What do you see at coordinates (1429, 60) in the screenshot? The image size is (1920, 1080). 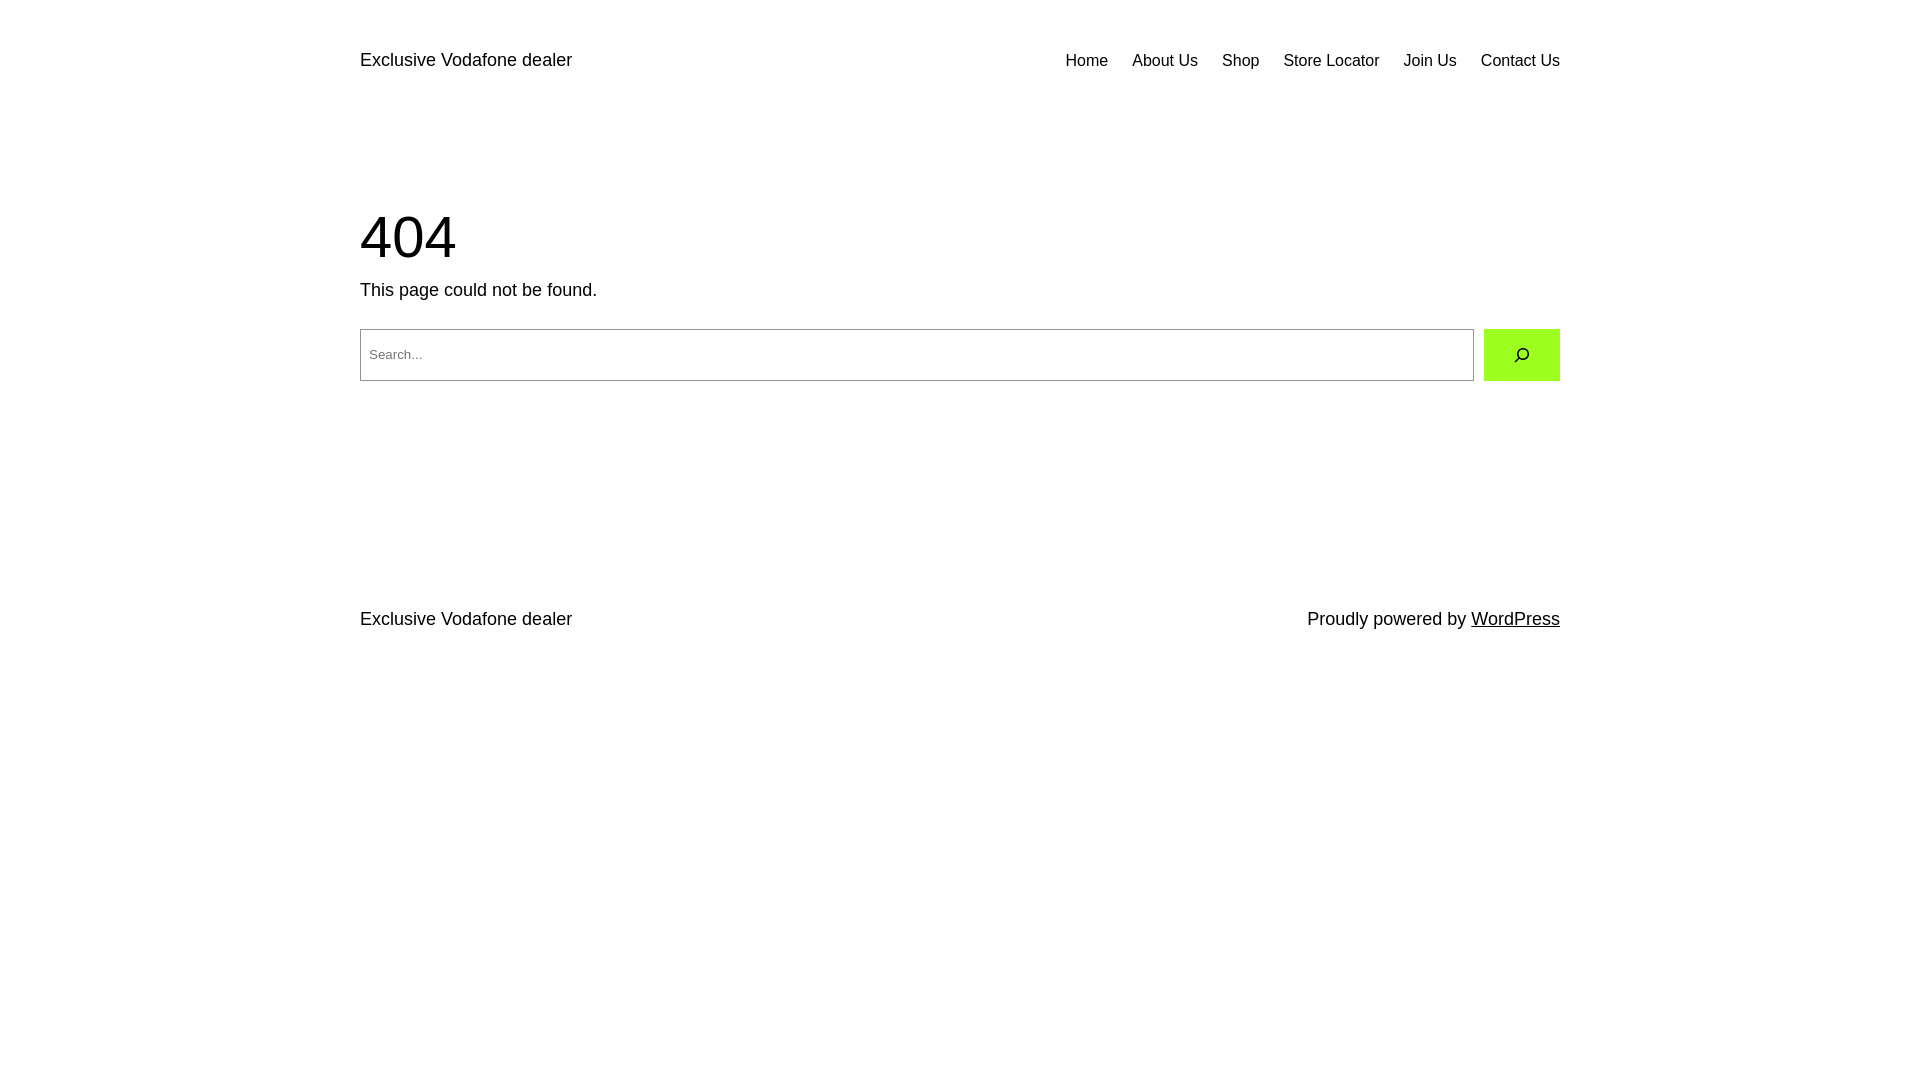 I see `'Join Us'` at bounding box center [1429, 60].